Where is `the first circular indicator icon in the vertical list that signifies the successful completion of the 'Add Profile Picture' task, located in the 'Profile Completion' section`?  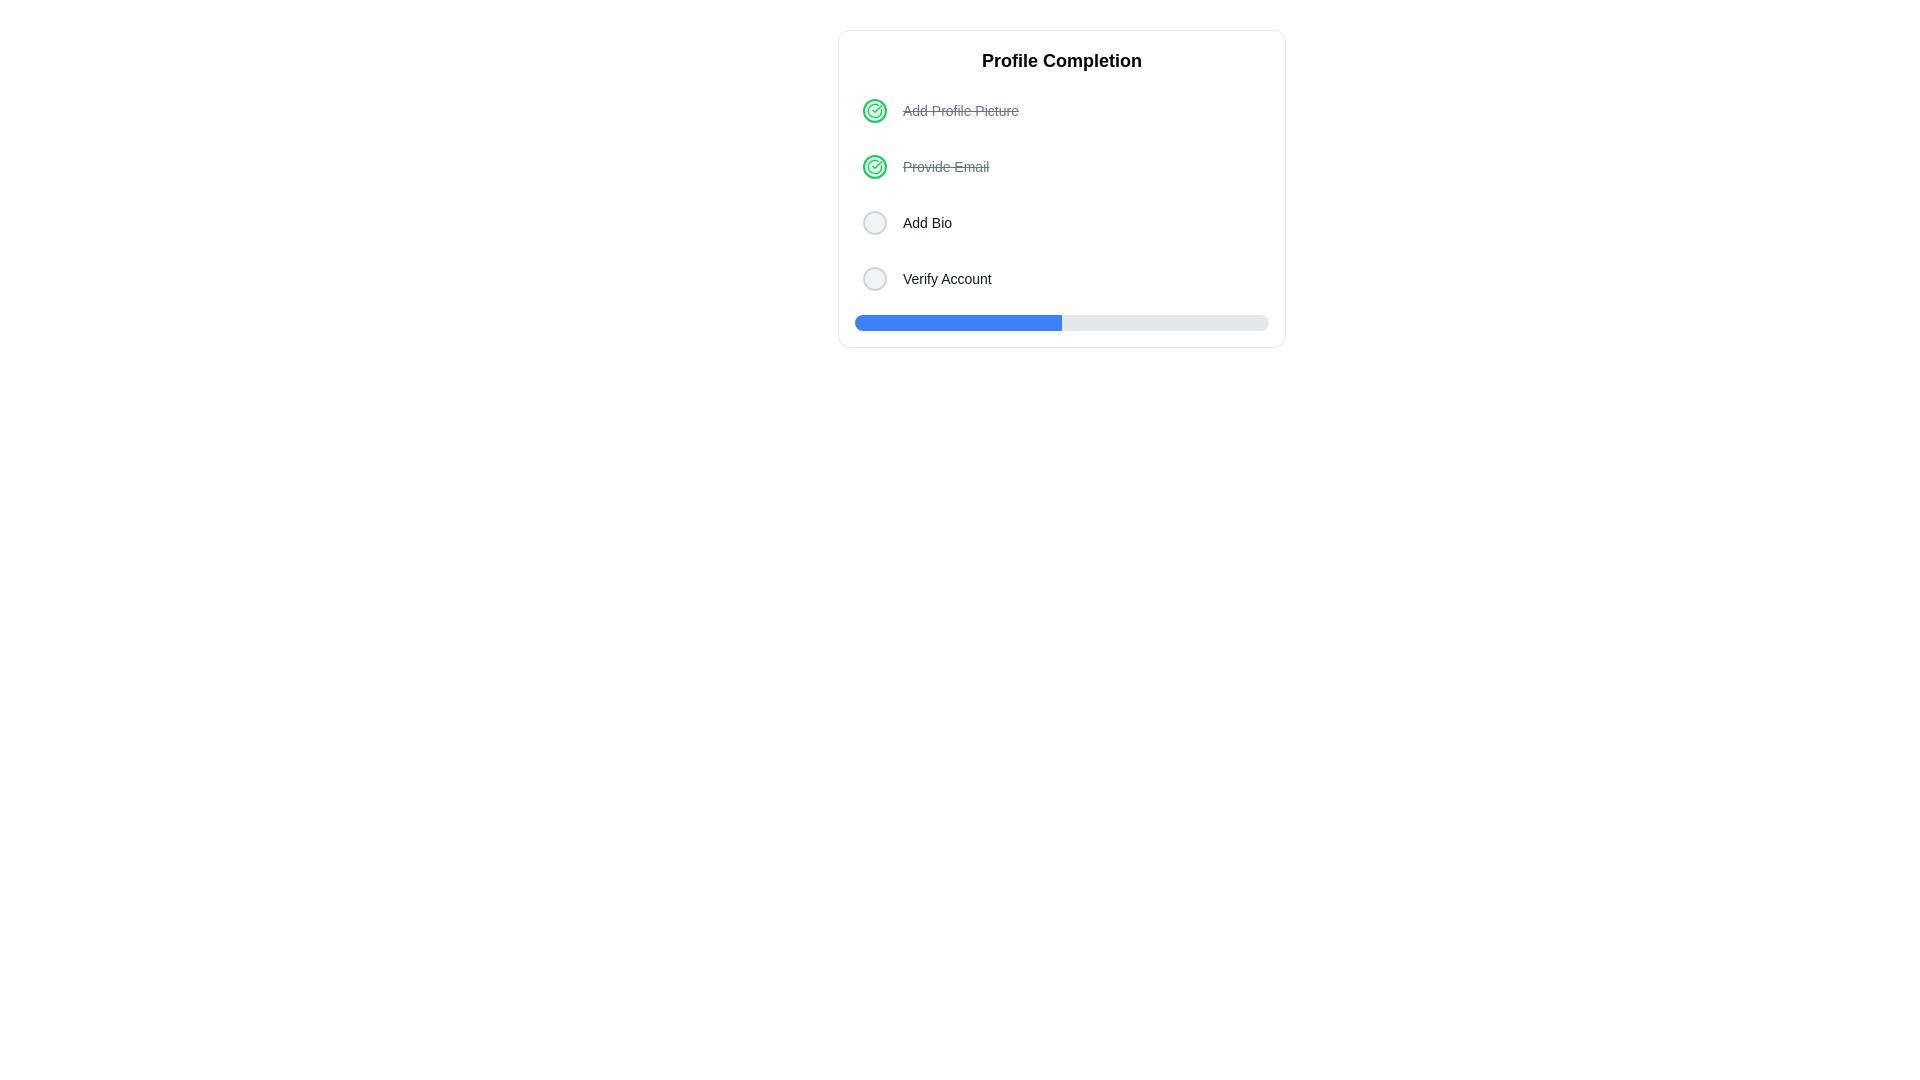
the first circular indicator icon in the vertical list that signifies the successful completion of the 'Add Profile Picture' task, located in the 'Profile Completion' section is located at coordinates (874, 165).